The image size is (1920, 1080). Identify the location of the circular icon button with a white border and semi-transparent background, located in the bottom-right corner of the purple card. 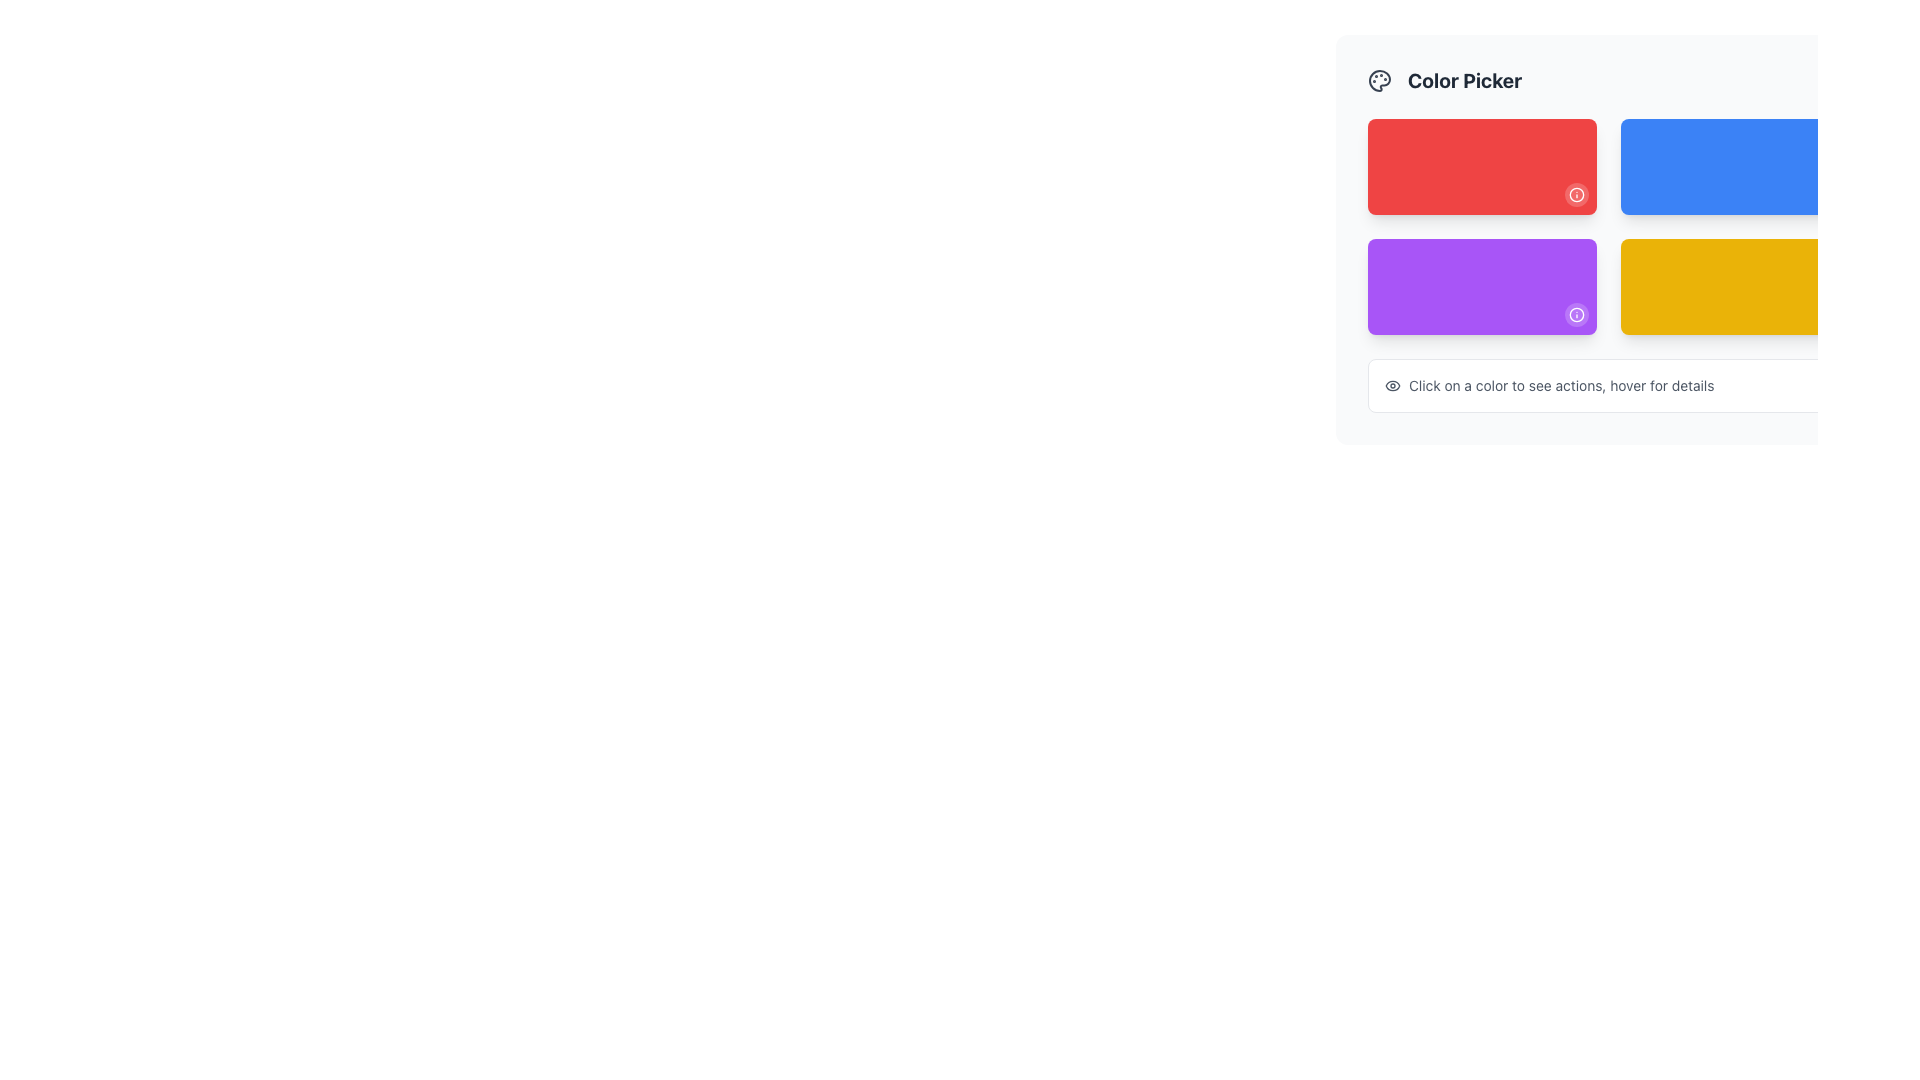
(1576, 315).